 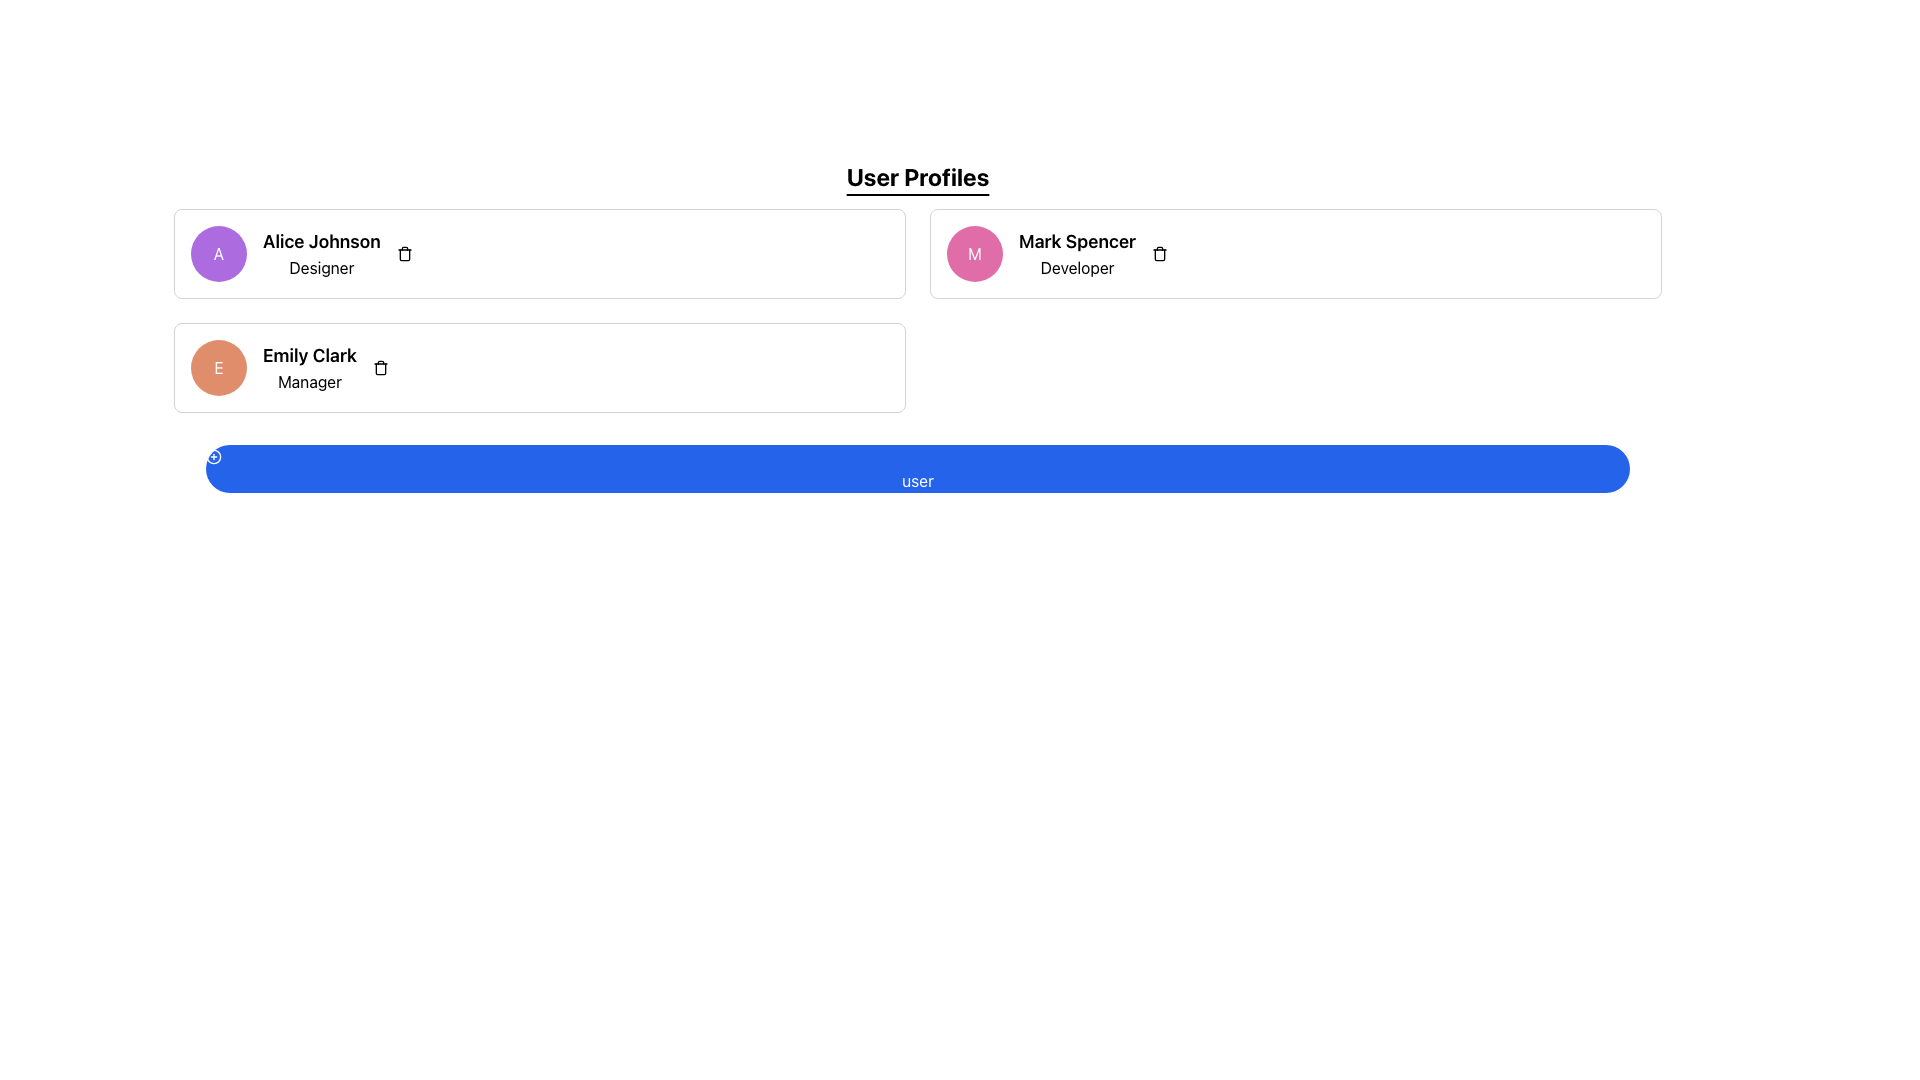 I want to click on the avatar element representing user 'Alice Johnson', which is identified by the initial 'A' and serves as a visual identifier in the user profile section, so click(x=219, y=253).